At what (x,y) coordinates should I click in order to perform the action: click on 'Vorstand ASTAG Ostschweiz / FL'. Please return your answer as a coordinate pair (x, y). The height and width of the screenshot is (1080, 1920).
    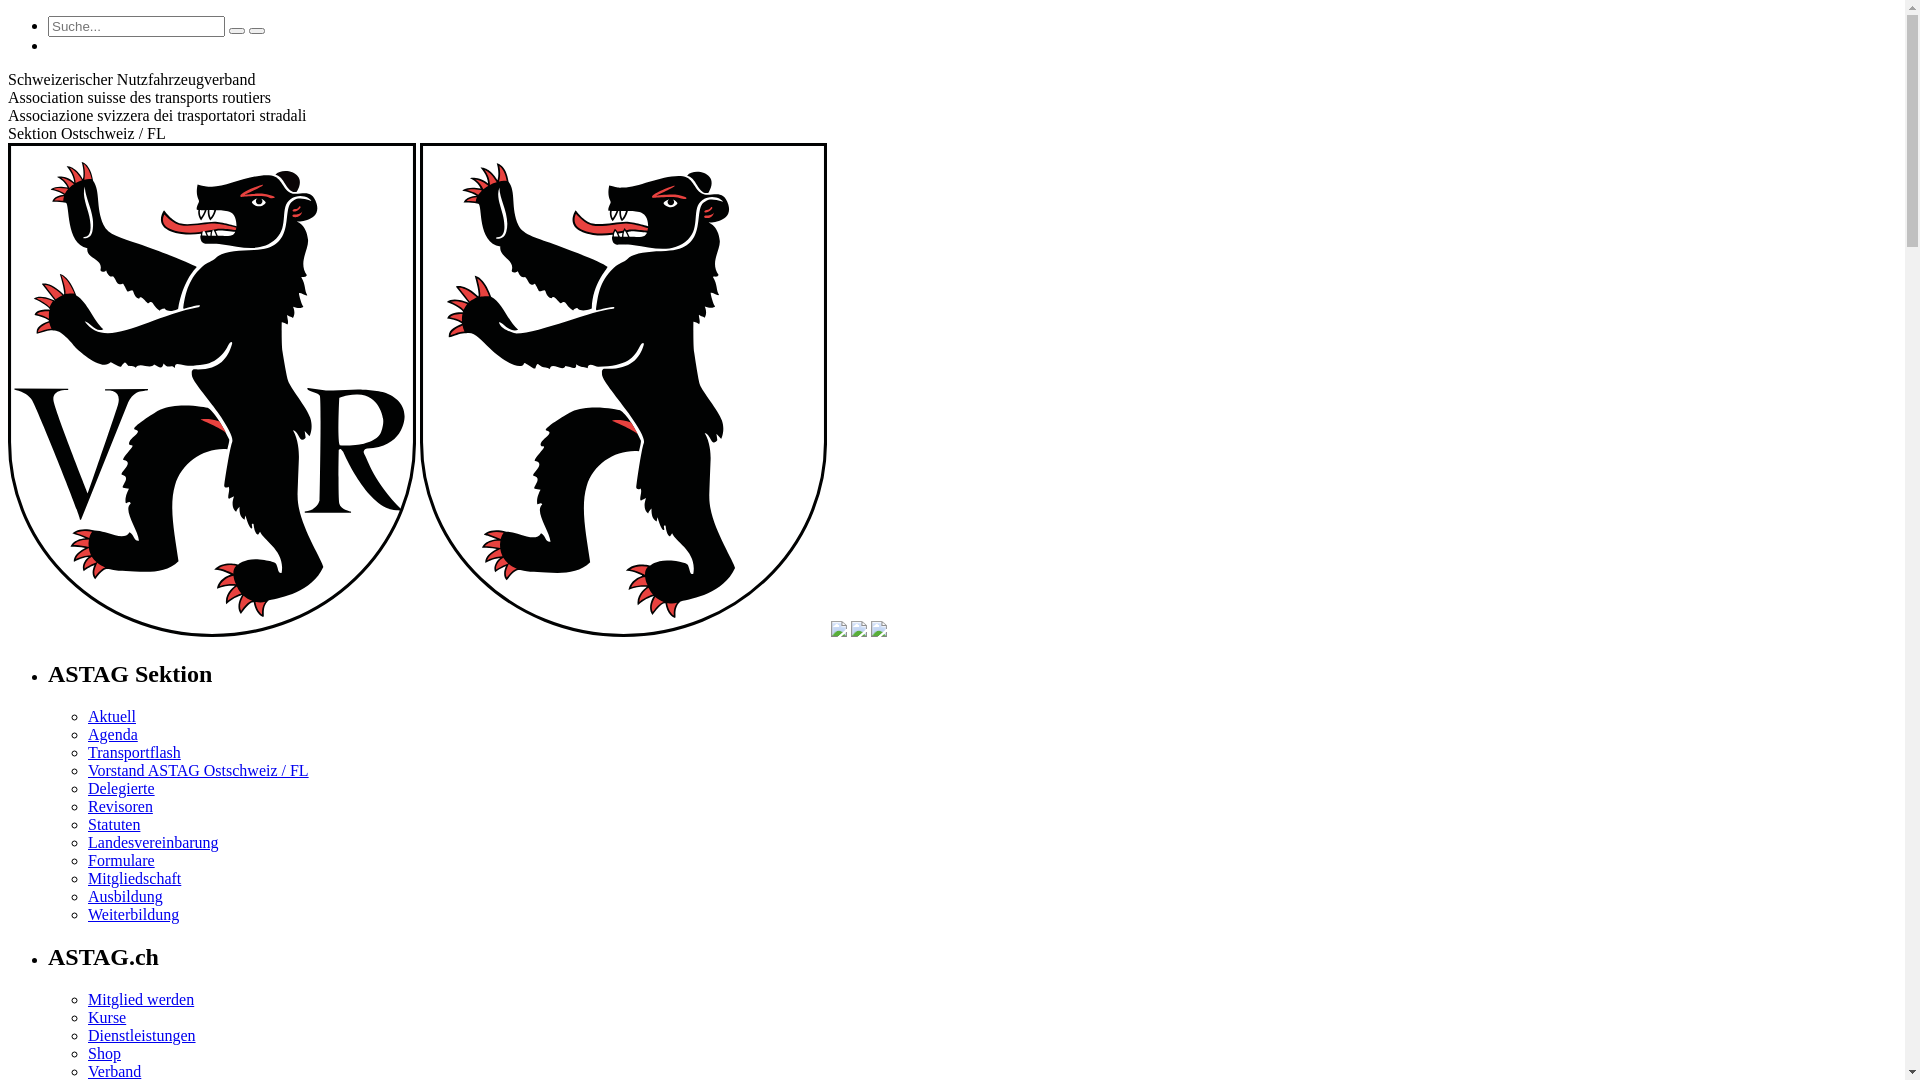
    Looking at the image, I should click on (86, 769).